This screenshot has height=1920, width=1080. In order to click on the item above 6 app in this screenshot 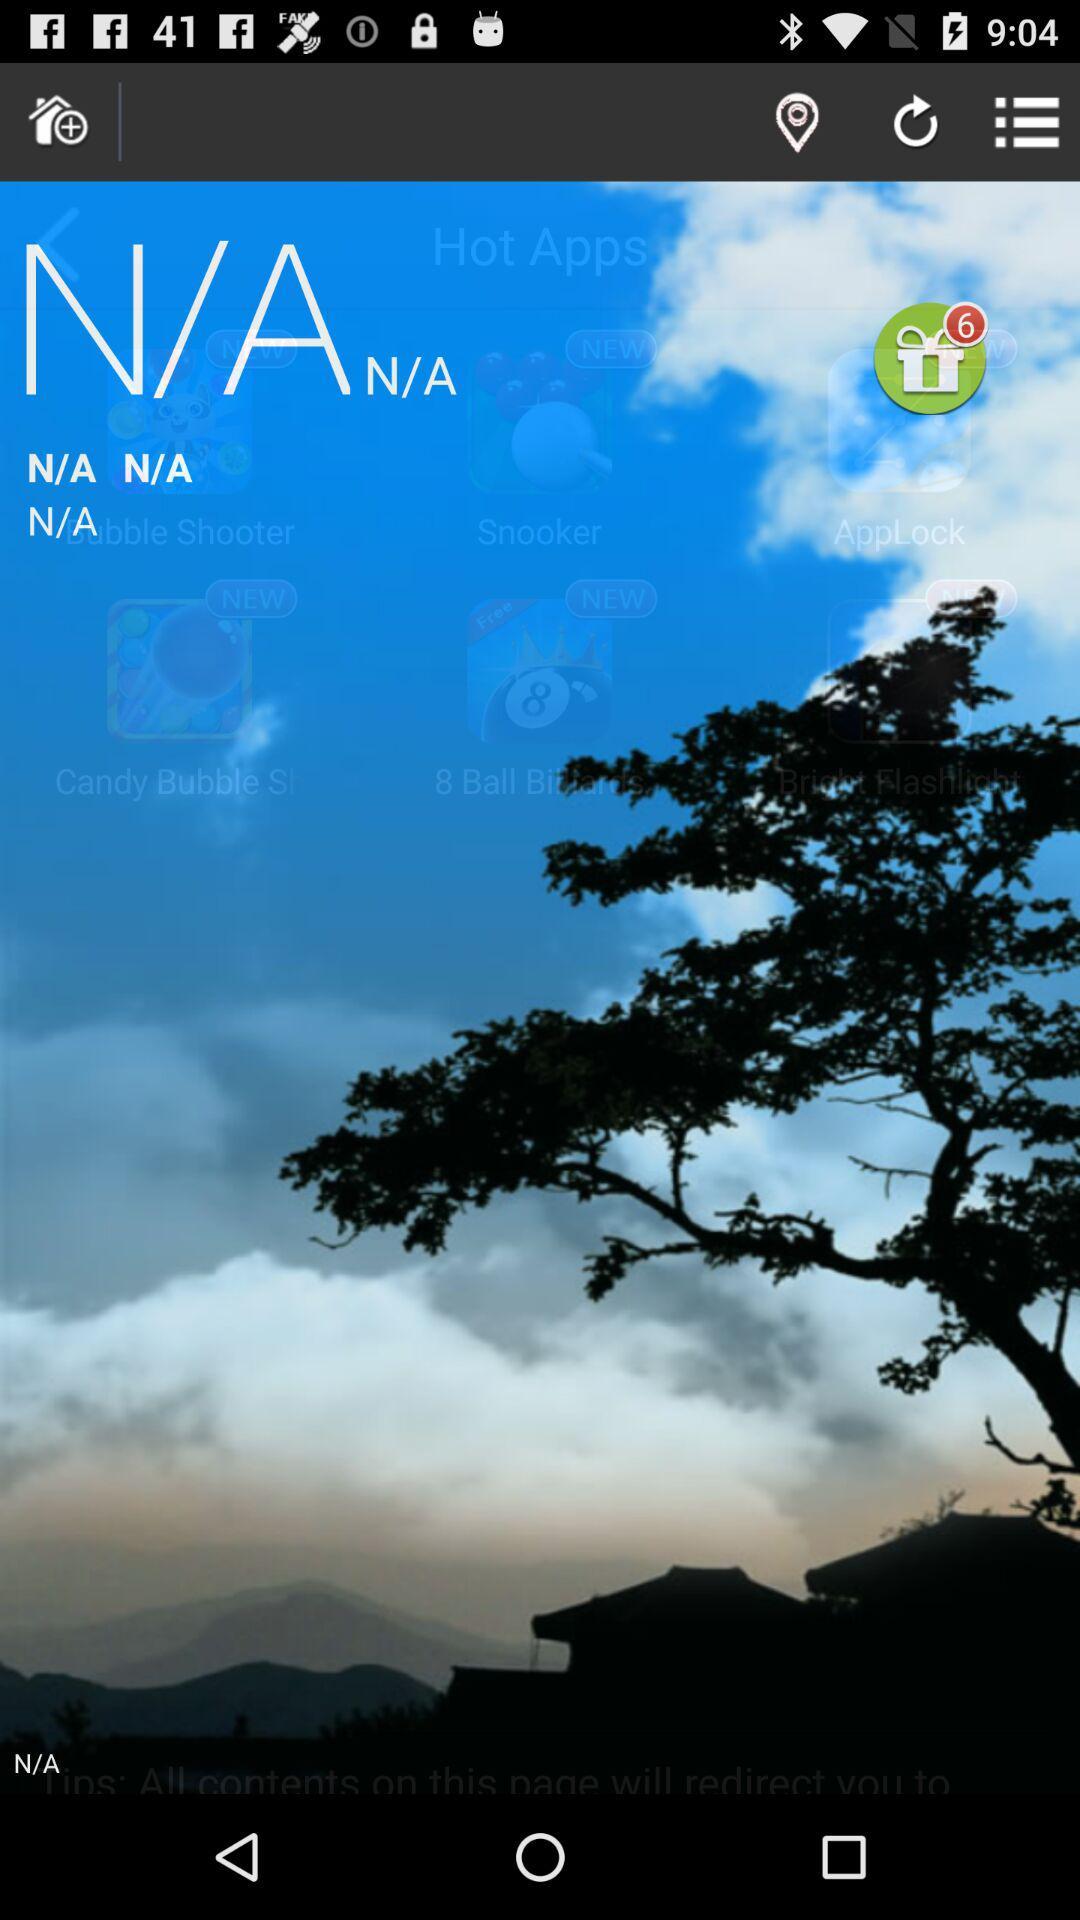, I will do `click(915, 123)`.